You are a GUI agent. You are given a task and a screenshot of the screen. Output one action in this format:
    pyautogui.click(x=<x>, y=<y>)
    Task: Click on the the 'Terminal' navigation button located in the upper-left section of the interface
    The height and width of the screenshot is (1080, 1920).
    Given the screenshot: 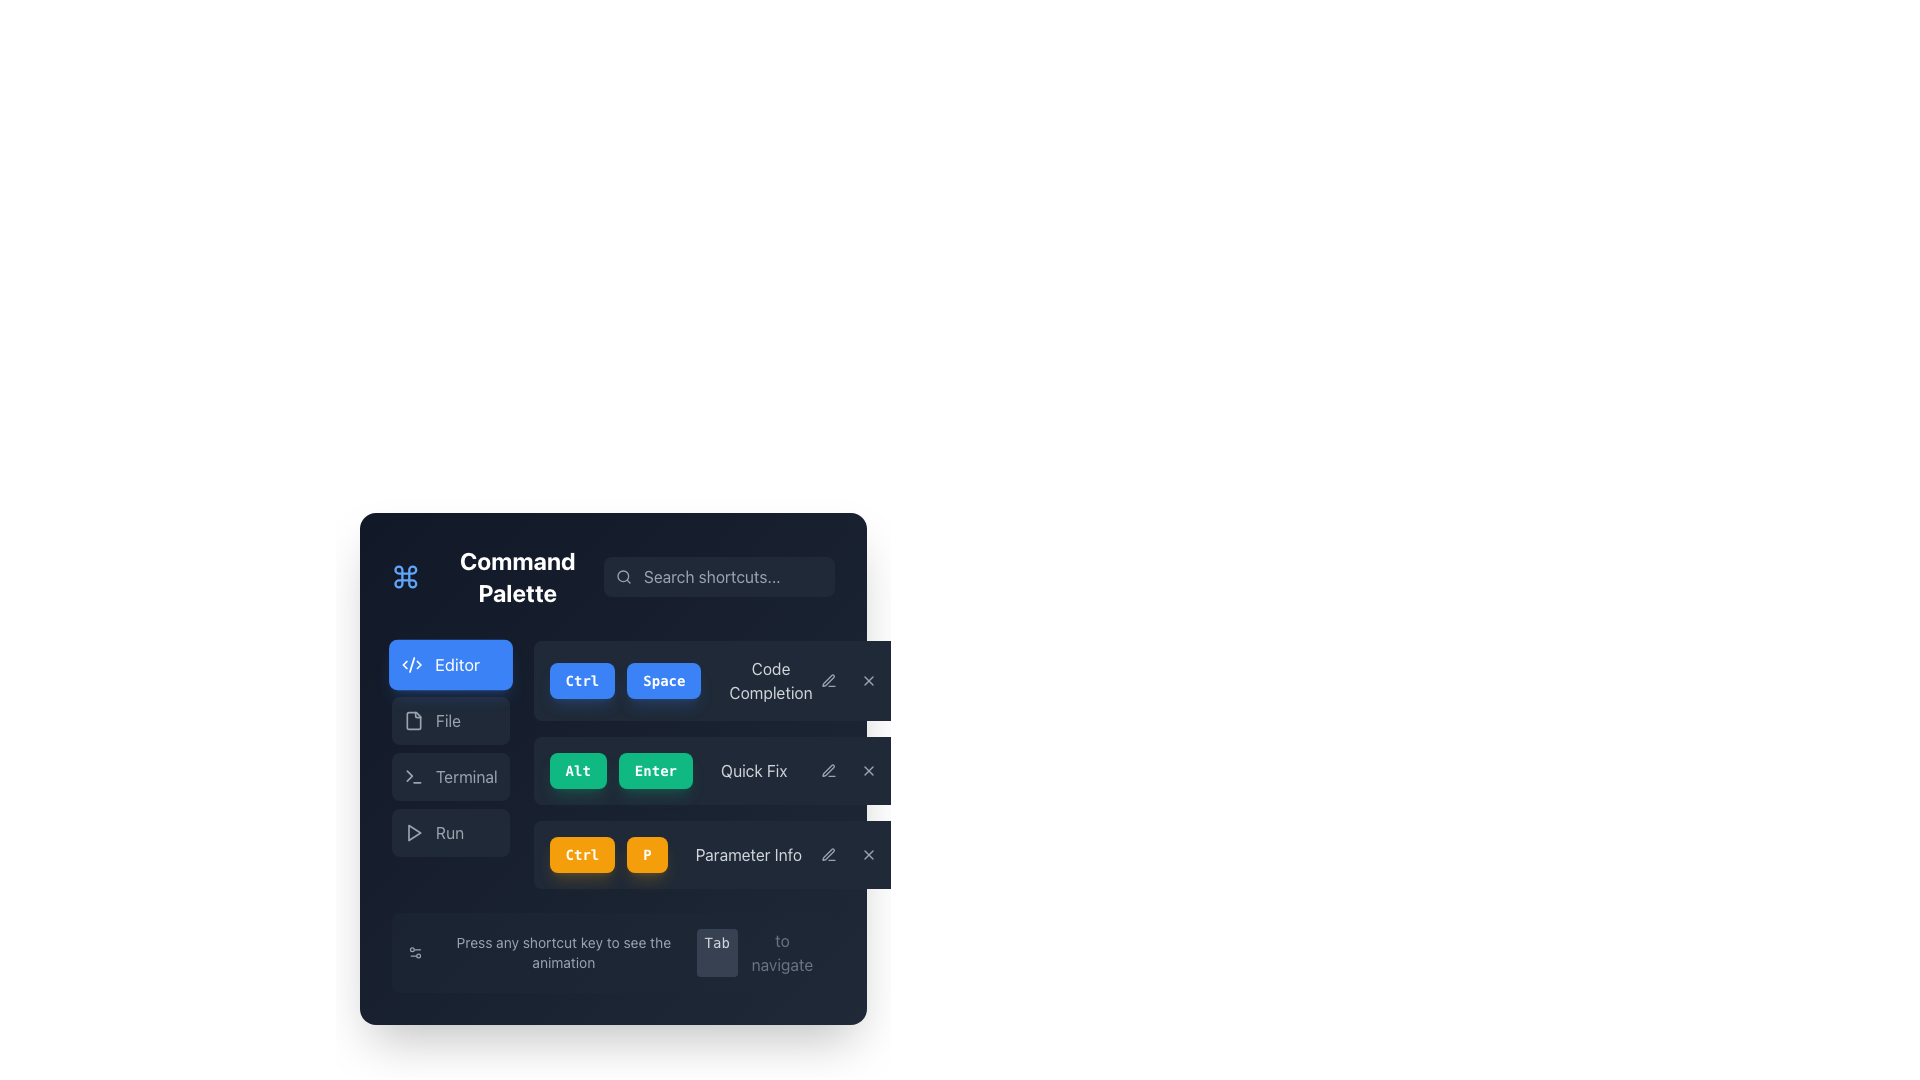 What is the action you would take?
    pyautogui.click(x=449, y=764)
    